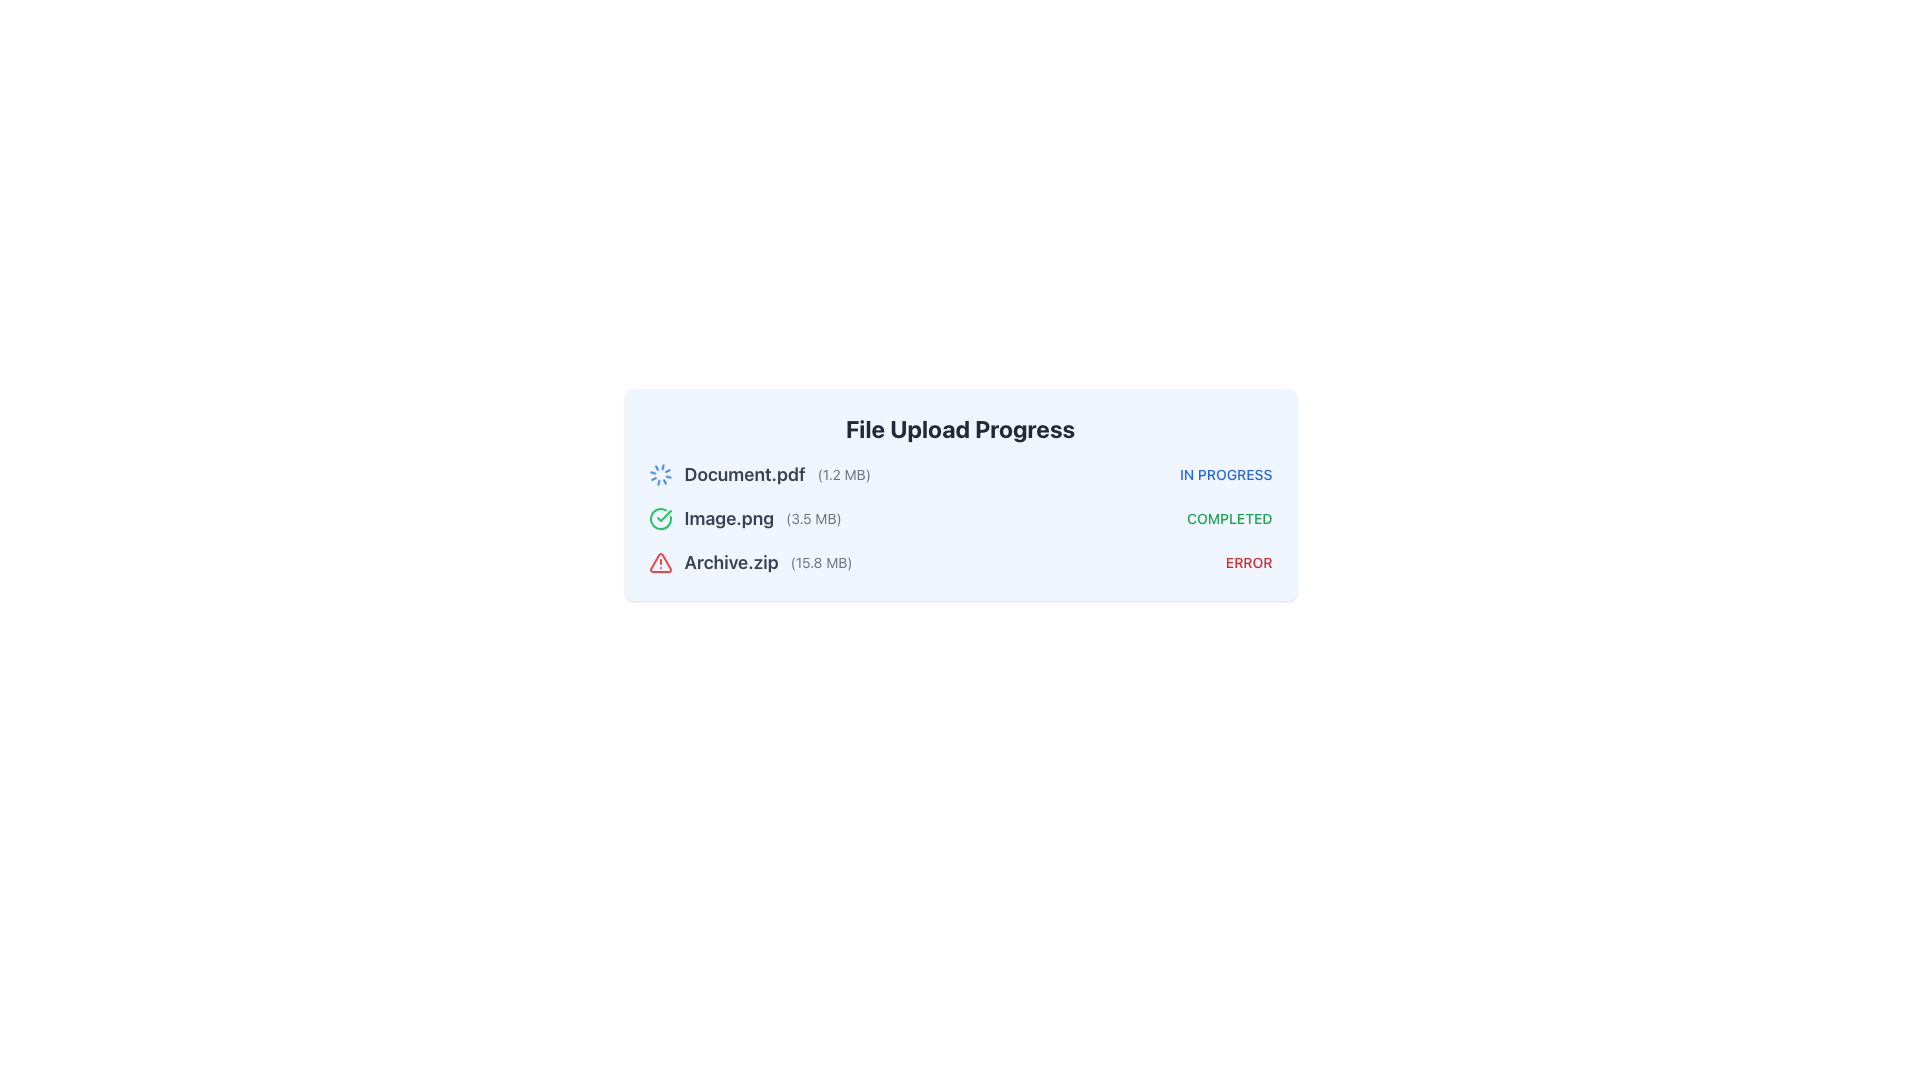 The image size is (1920, 1080). I want to click on the red triangular alert icon indicating an error state located to the left of 'Archive.zip' in the 'File Upload Progress' interface, so click(660, 563).